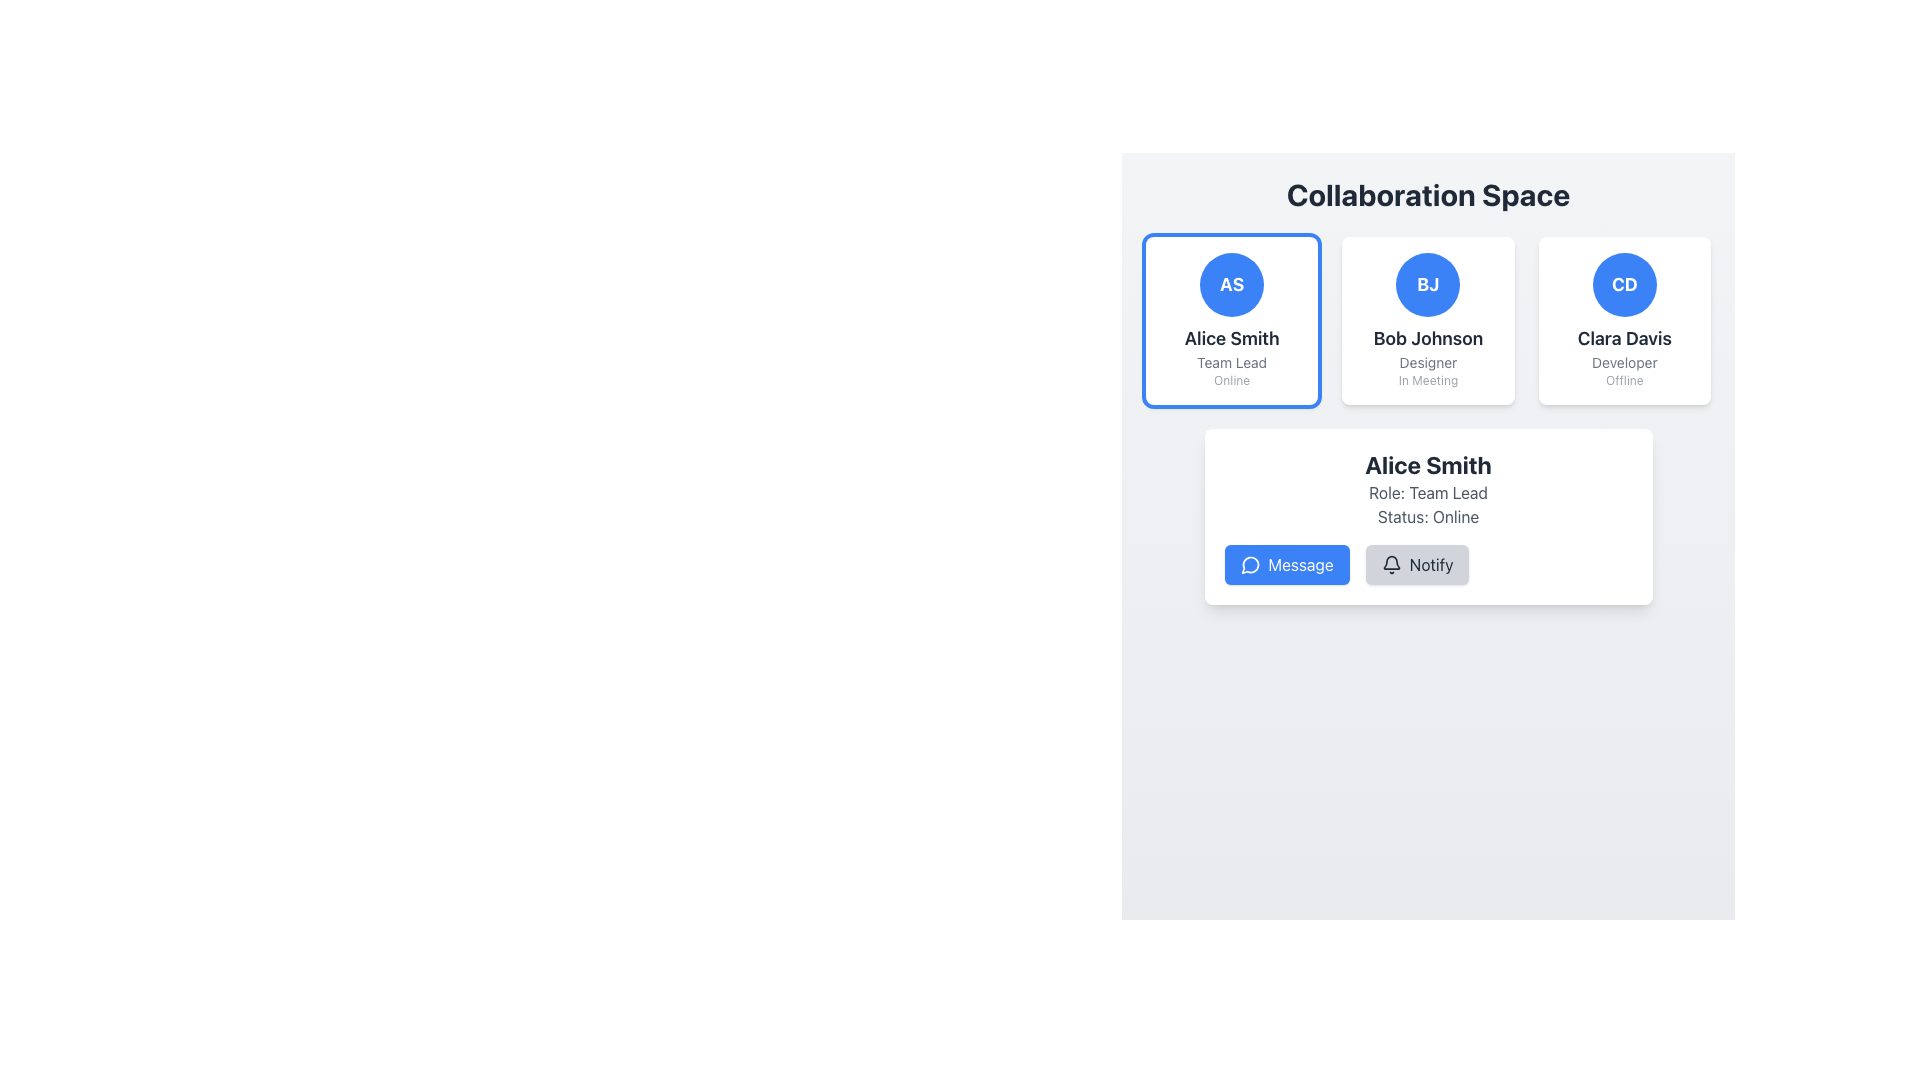 This screenshot has height=1080, width=1920. I want to click on the 'Message' button located at the bottom left of Alice Smith's user detail card to initiate a messaging action, so click(1249, 564).